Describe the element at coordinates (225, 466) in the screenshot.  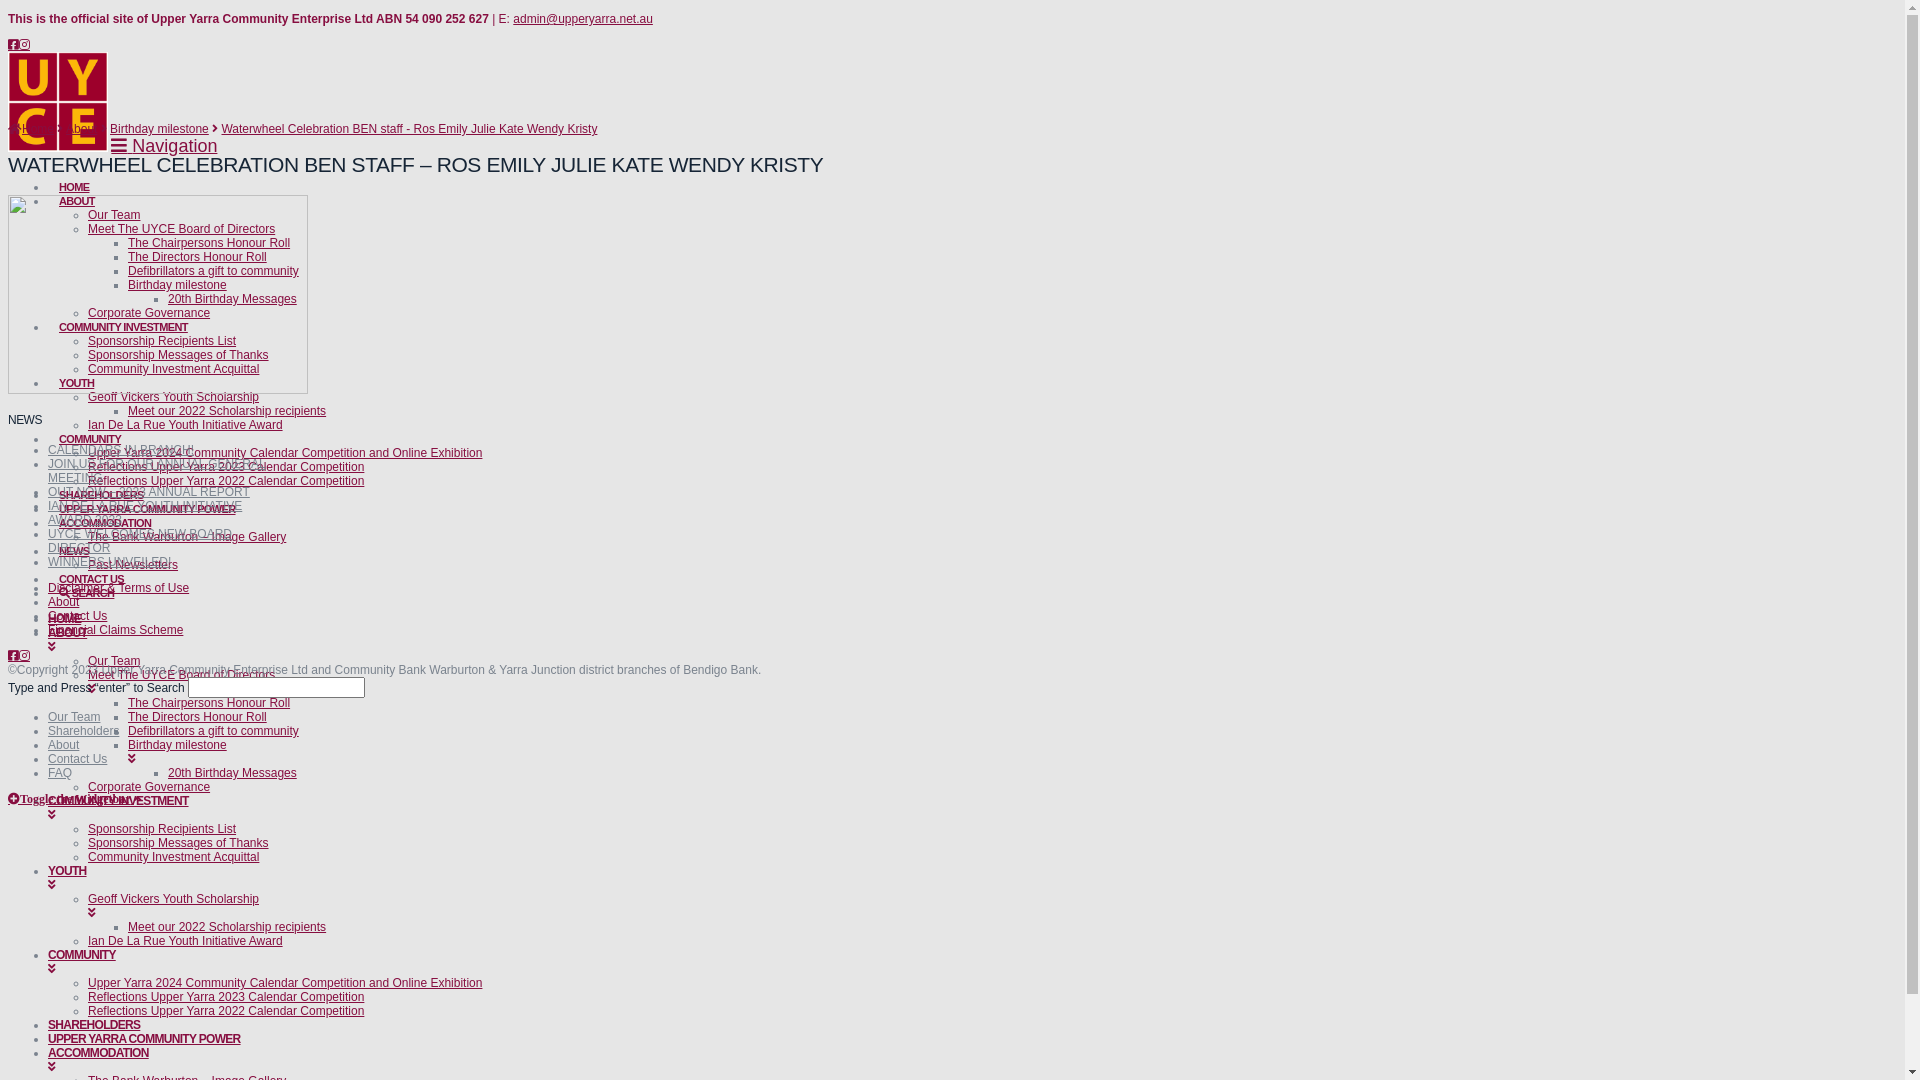
I see `'Reflections Upper Yarra 2023 Calendar Competition'` at that location.